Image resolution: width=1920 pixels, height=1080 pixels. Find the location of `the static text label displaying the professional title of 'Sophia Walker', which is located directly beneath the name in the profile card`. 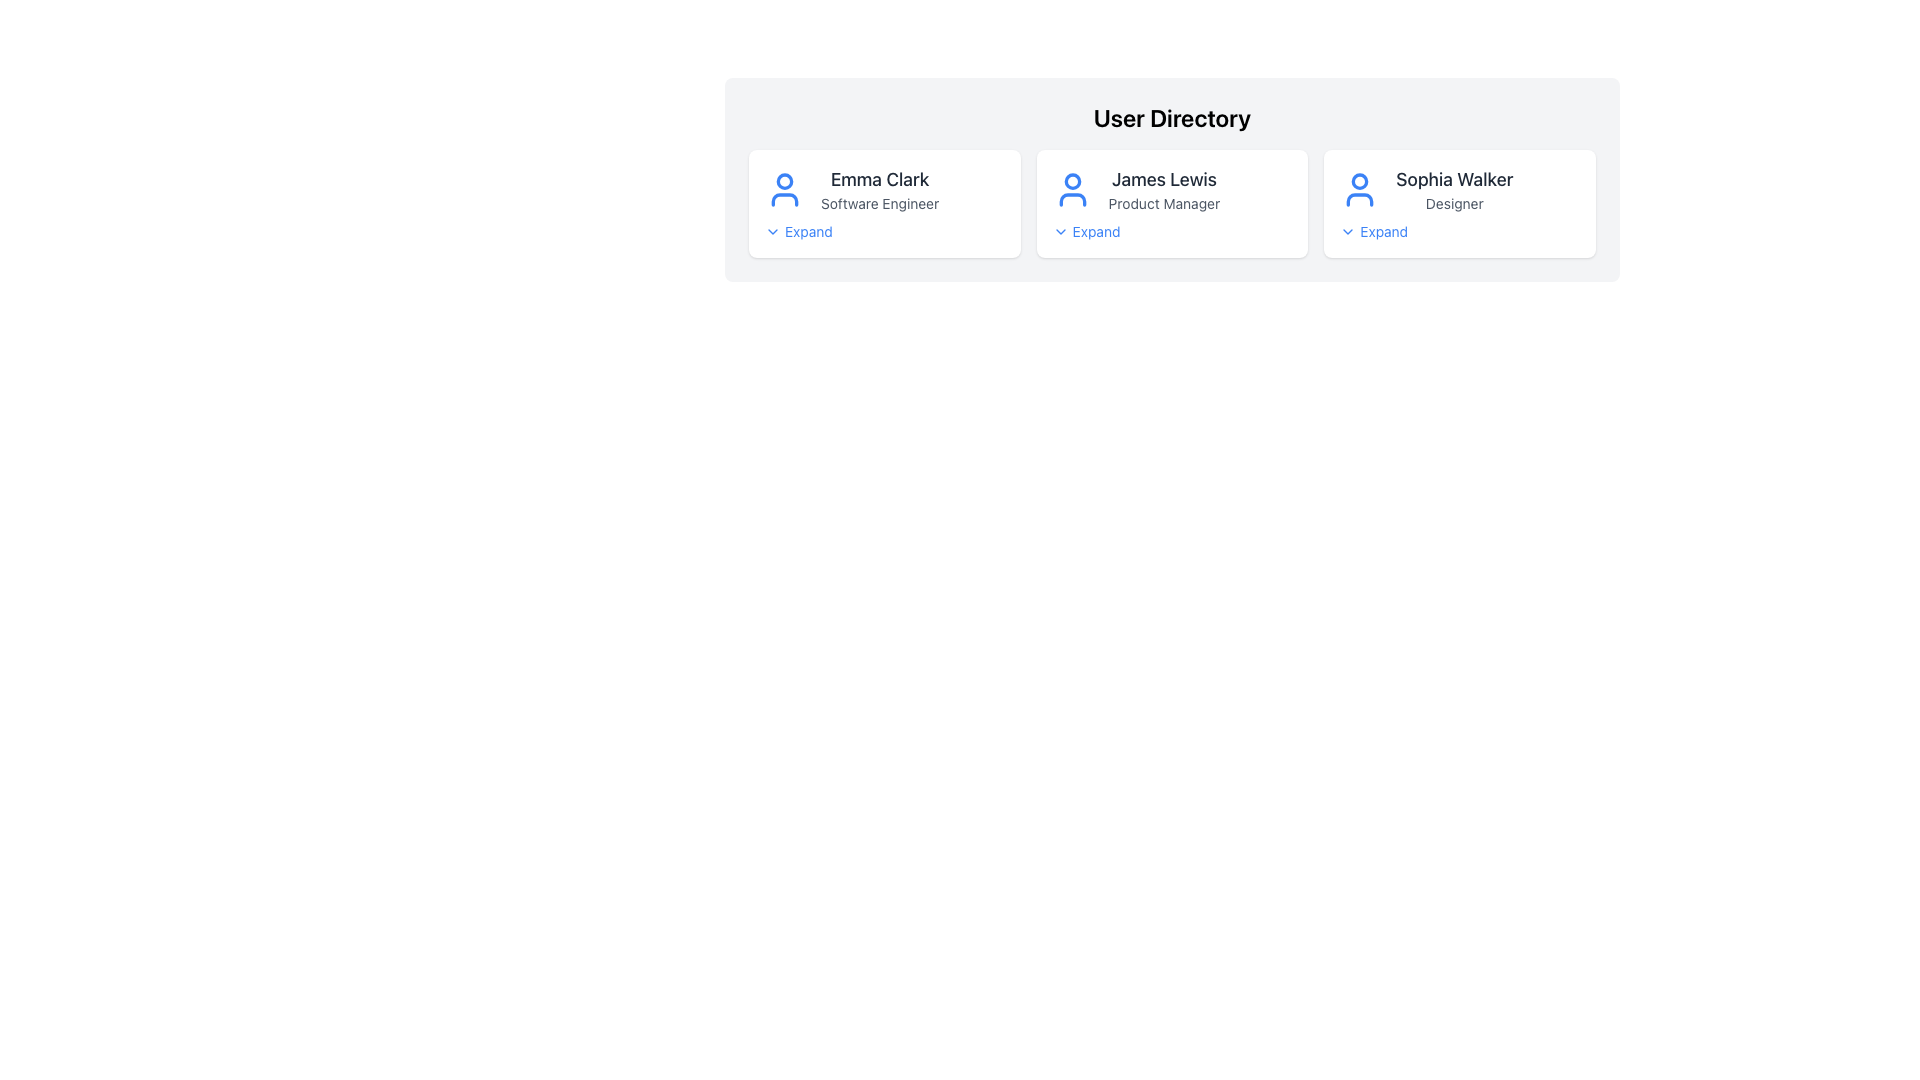

the static text label displaying the professional title of 'Sophia Walker', which is located directly beneath the name in the profile card is located at coordinates (1454, 204).